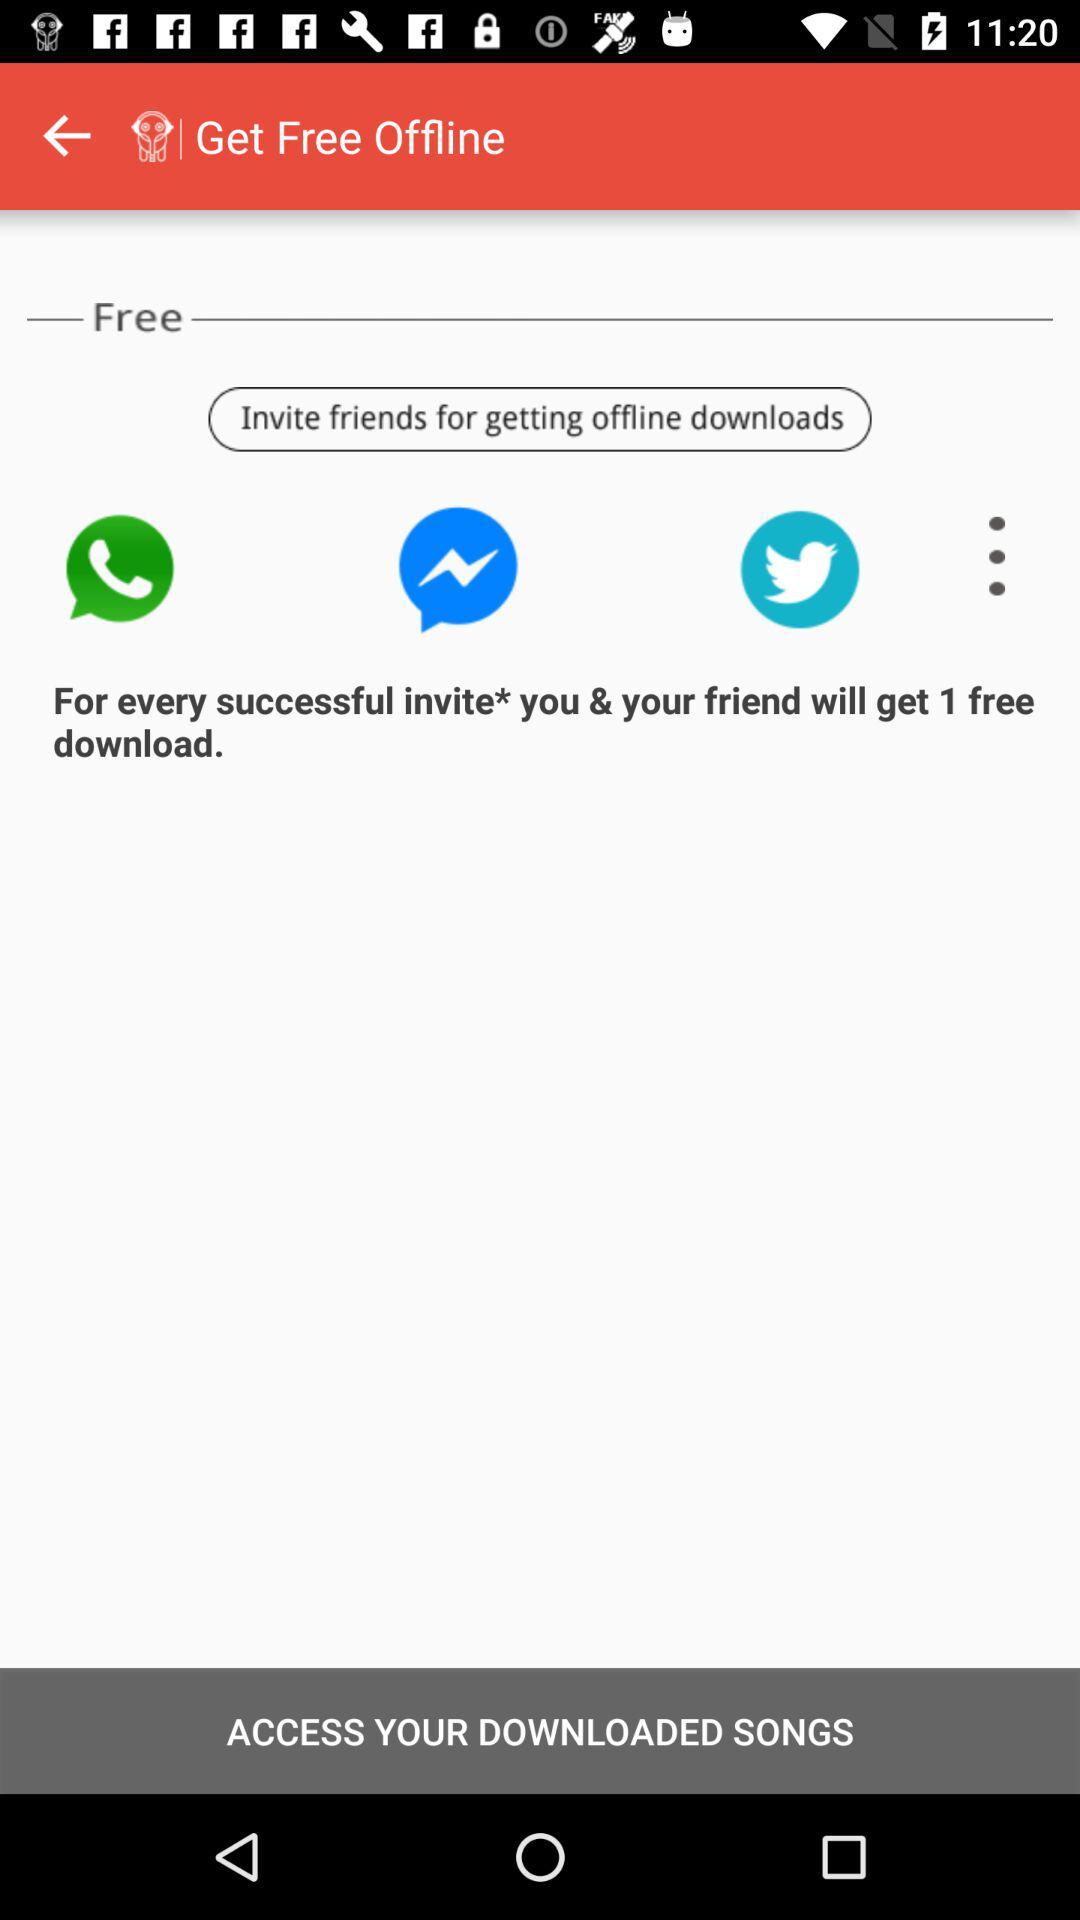 This screenshot has height=1920, width=1080. What do you see at coordinates (118, 568) in the screenshot?
I see `do a call` at bounding box center [118, 568].